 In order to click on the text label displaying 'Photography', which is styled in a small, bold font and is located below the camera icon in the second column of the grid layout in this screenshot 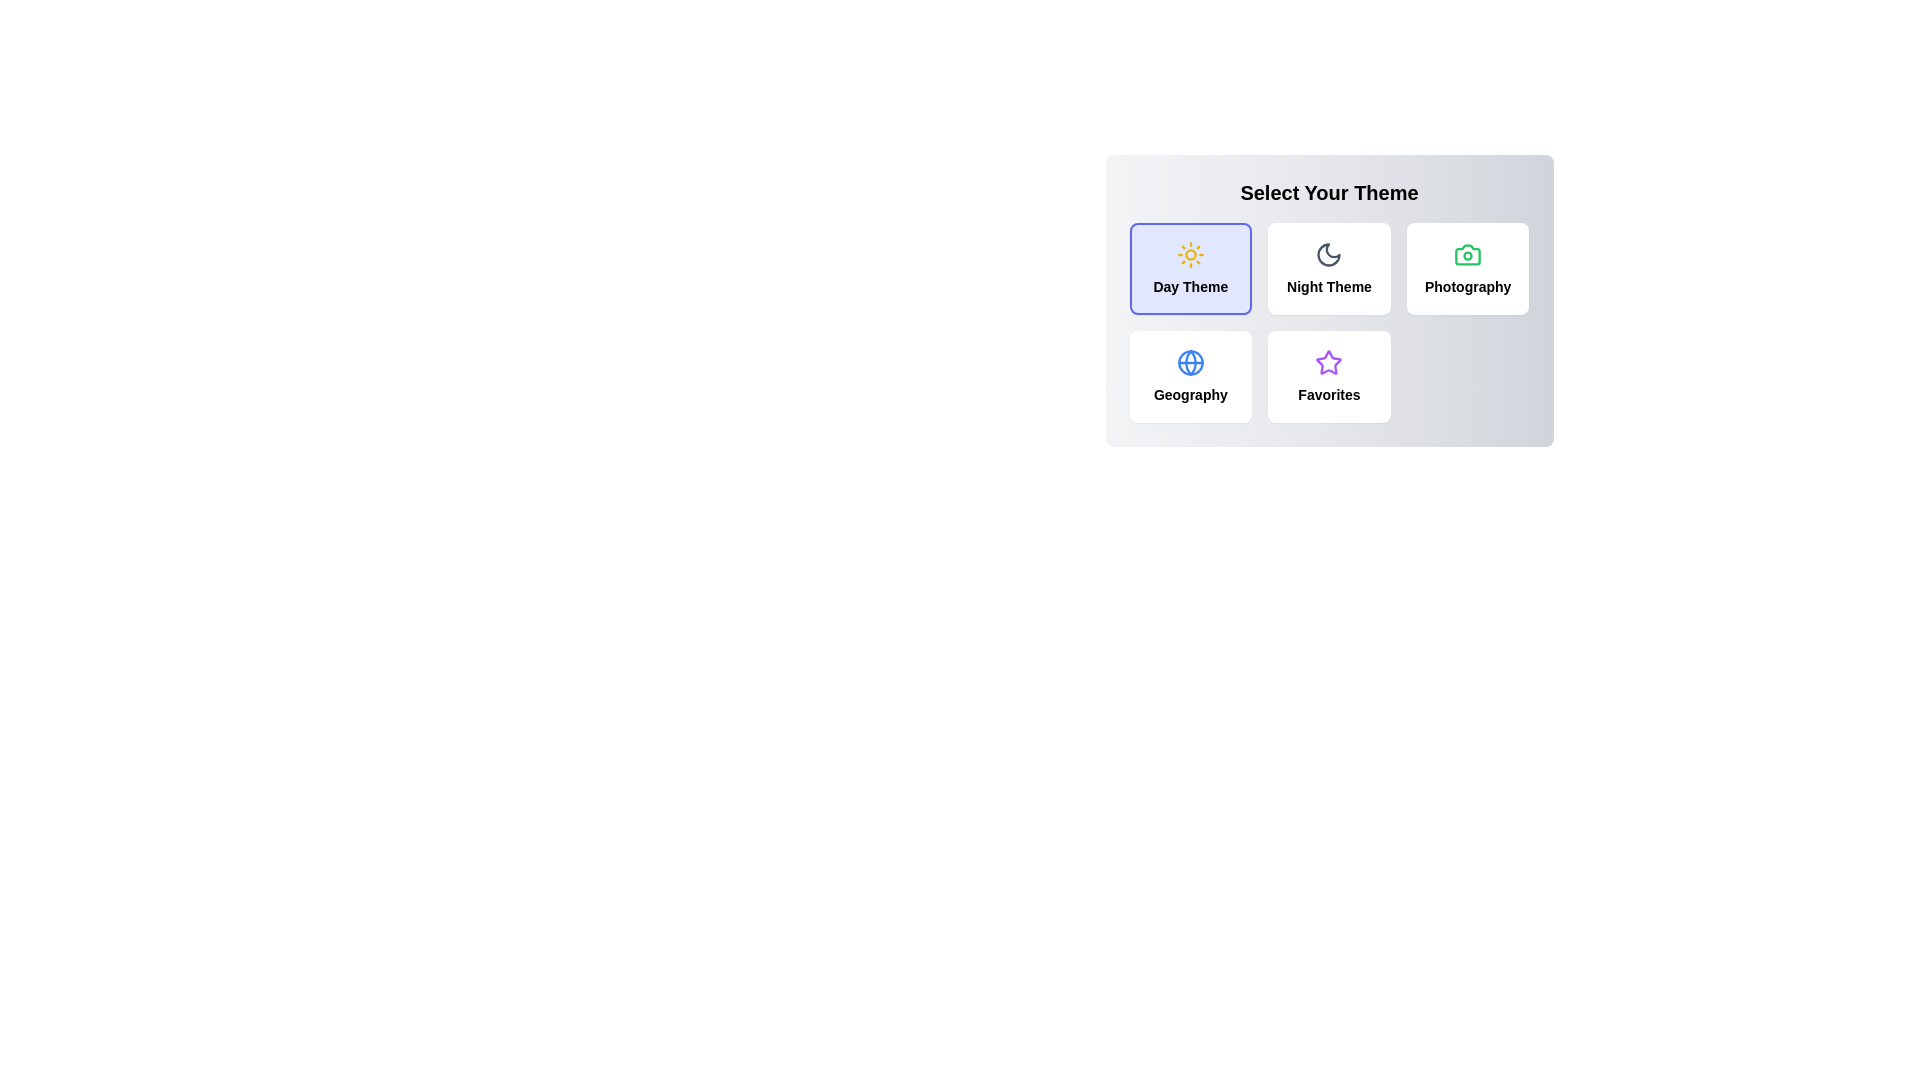, I will do `click(1468, 286)`.